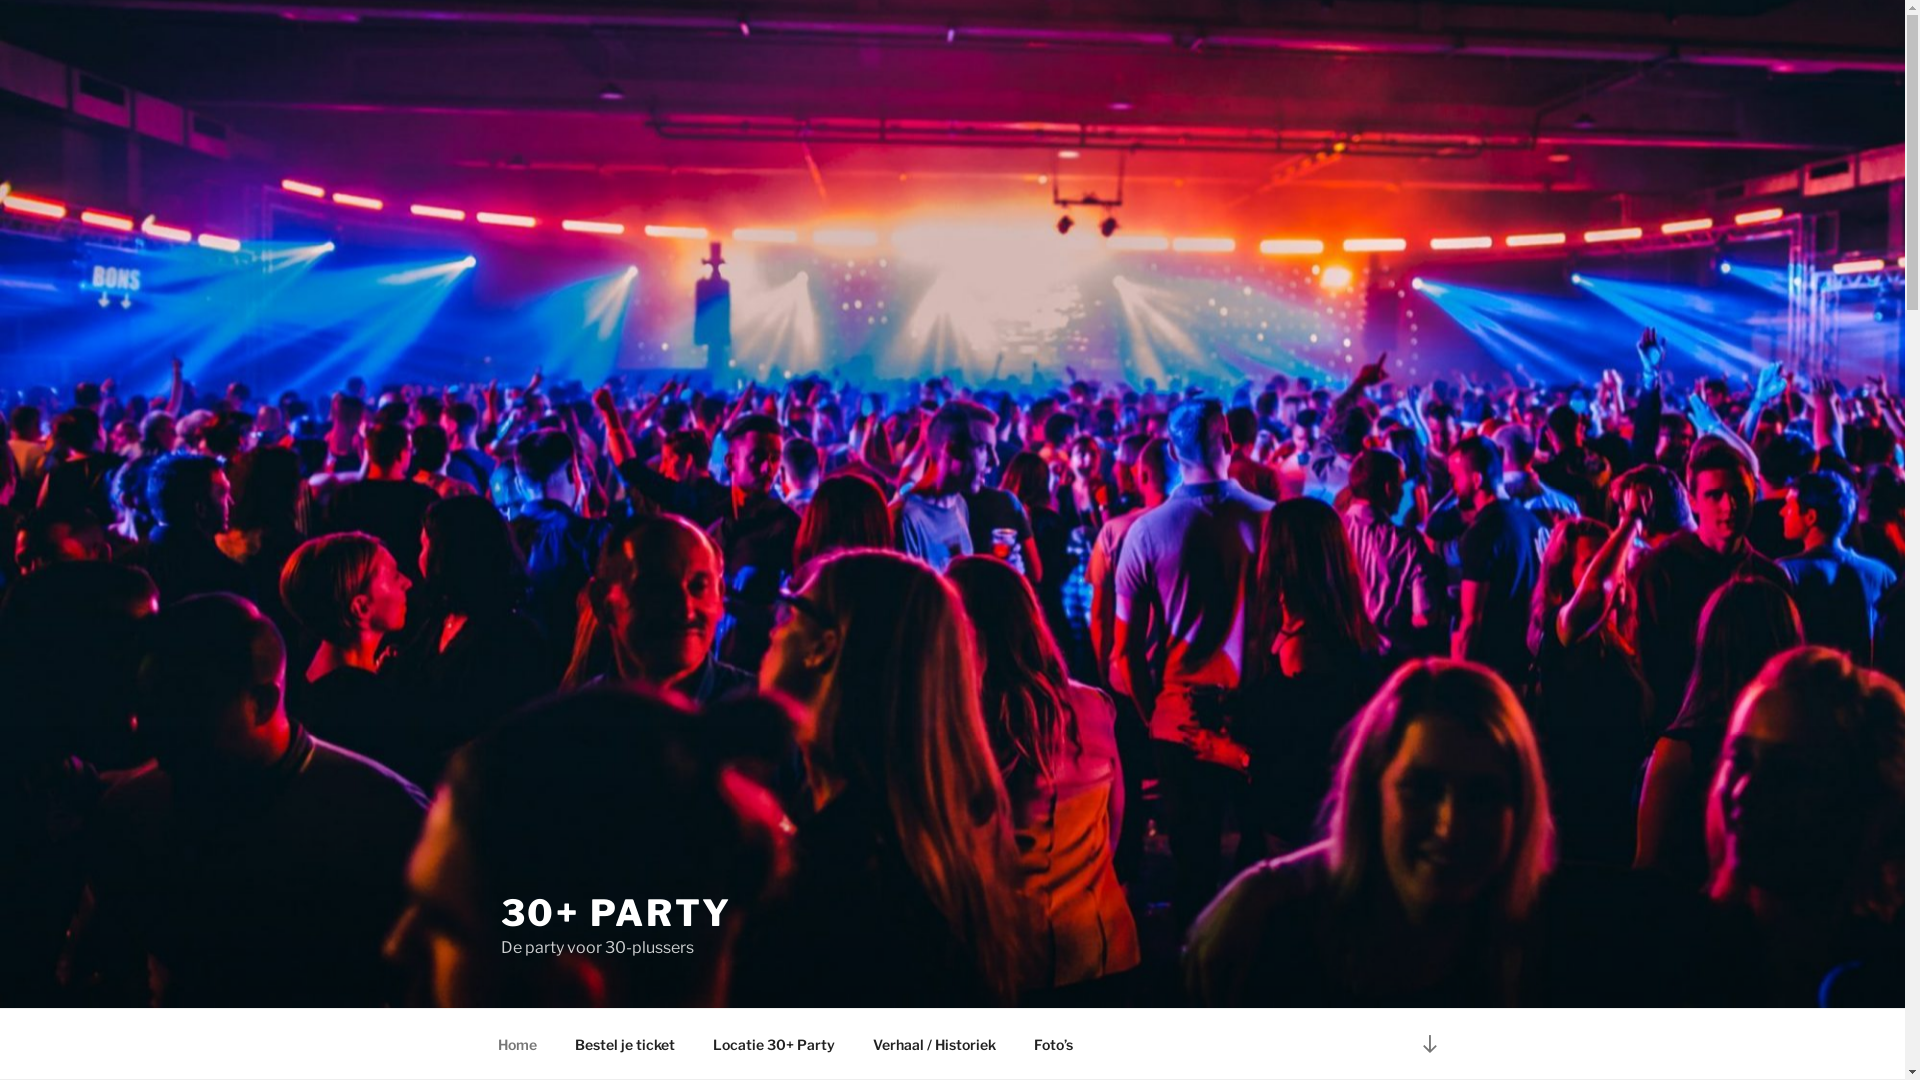 Image resolution: width=1920 pixels, height=1080 pixels. What do you see at coordinates (934, 1043) in the screenshot?
I see `'Verhaal / Historiek'` at bounding box center [934, 1043].